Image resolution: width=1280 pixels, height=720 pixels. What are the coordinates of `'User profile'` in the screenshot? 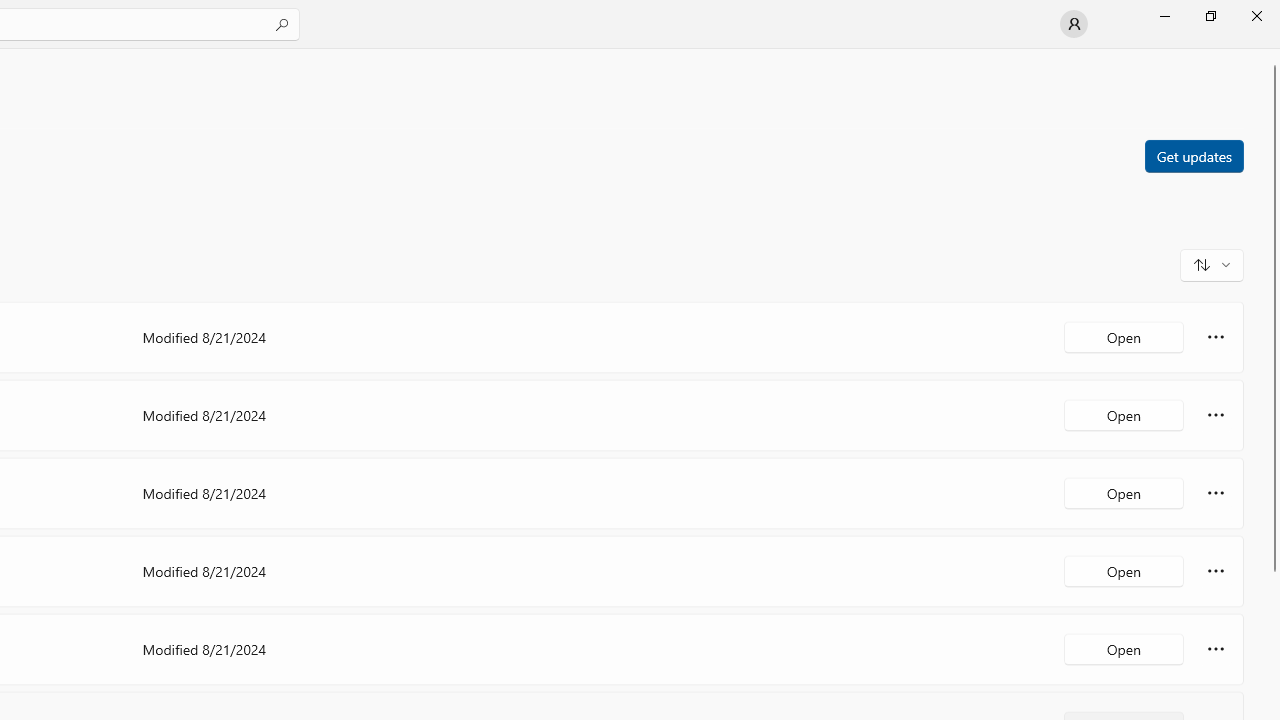 It's located at (1072, 24).